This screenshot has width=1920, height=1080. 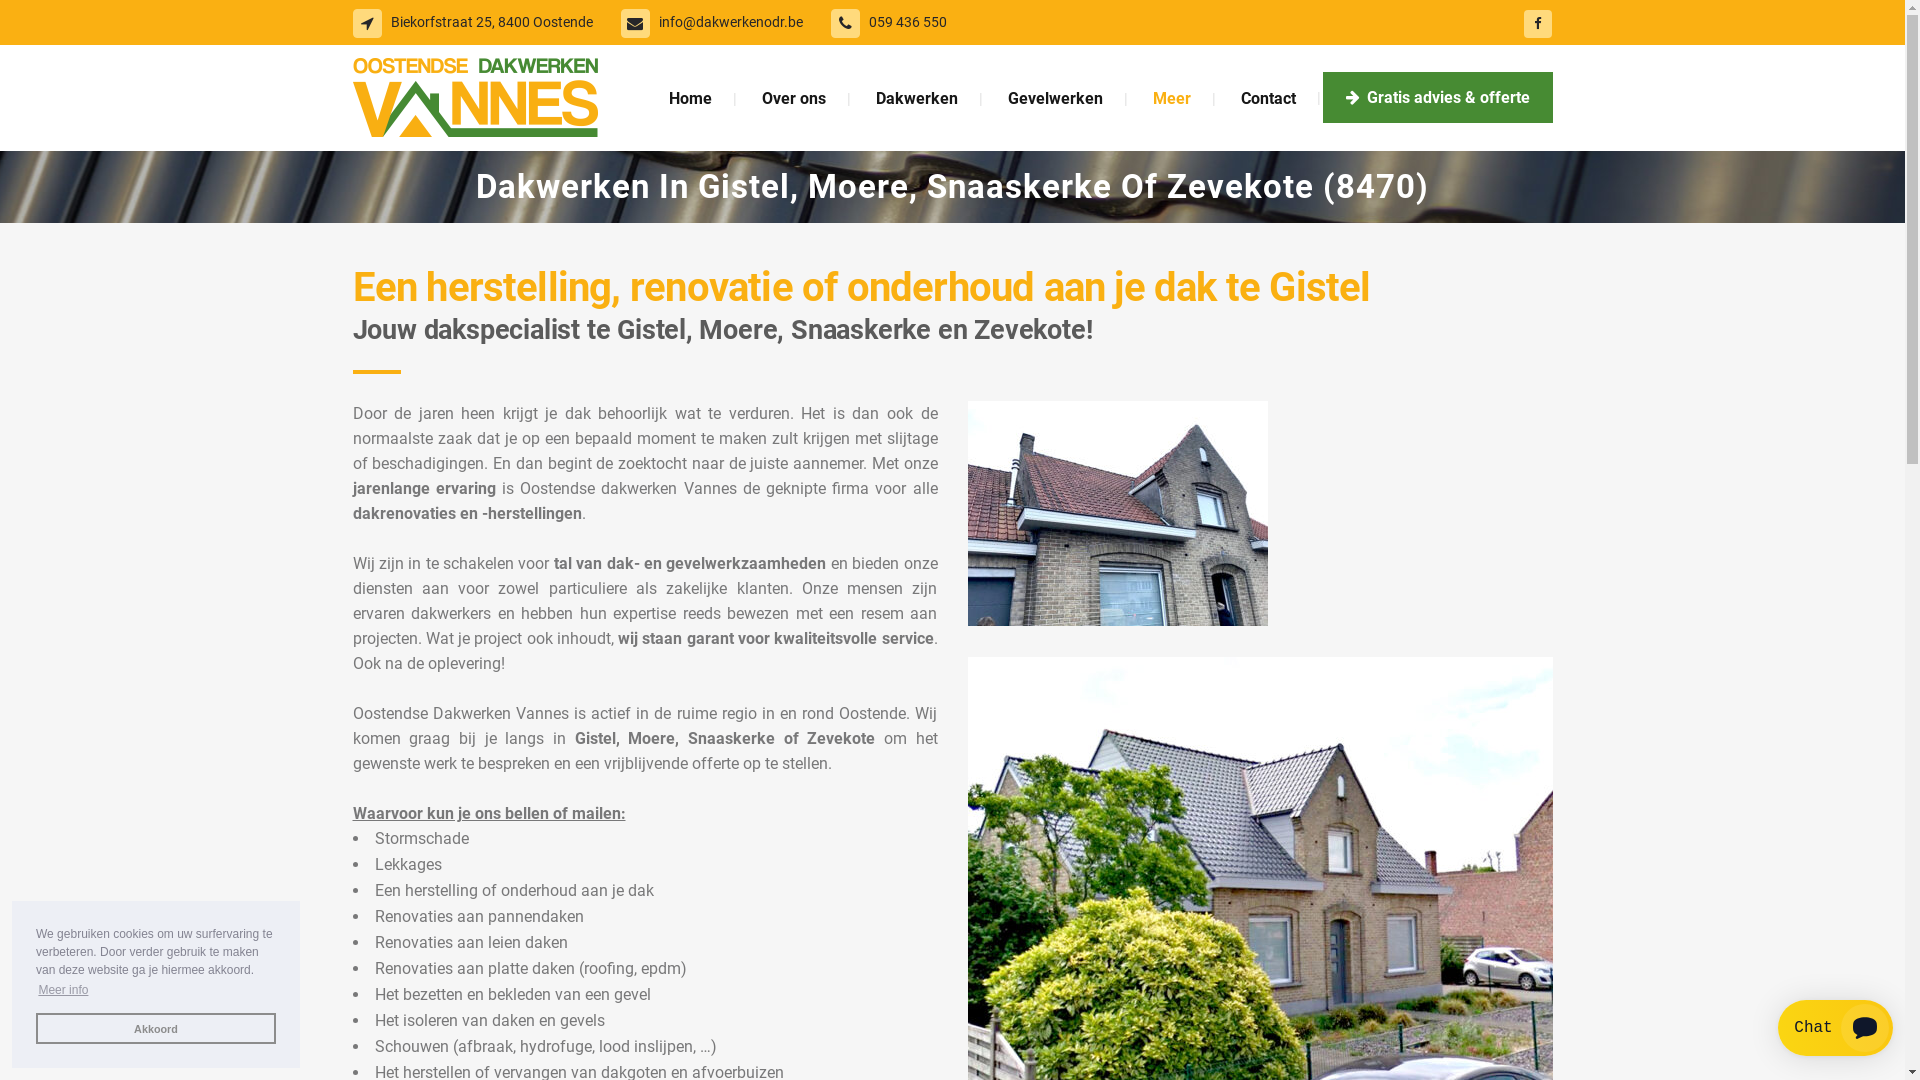 What do you see at coordinates (646, 98) in the screenshot?
I see `'Home'` at bounding box center [646, 98].